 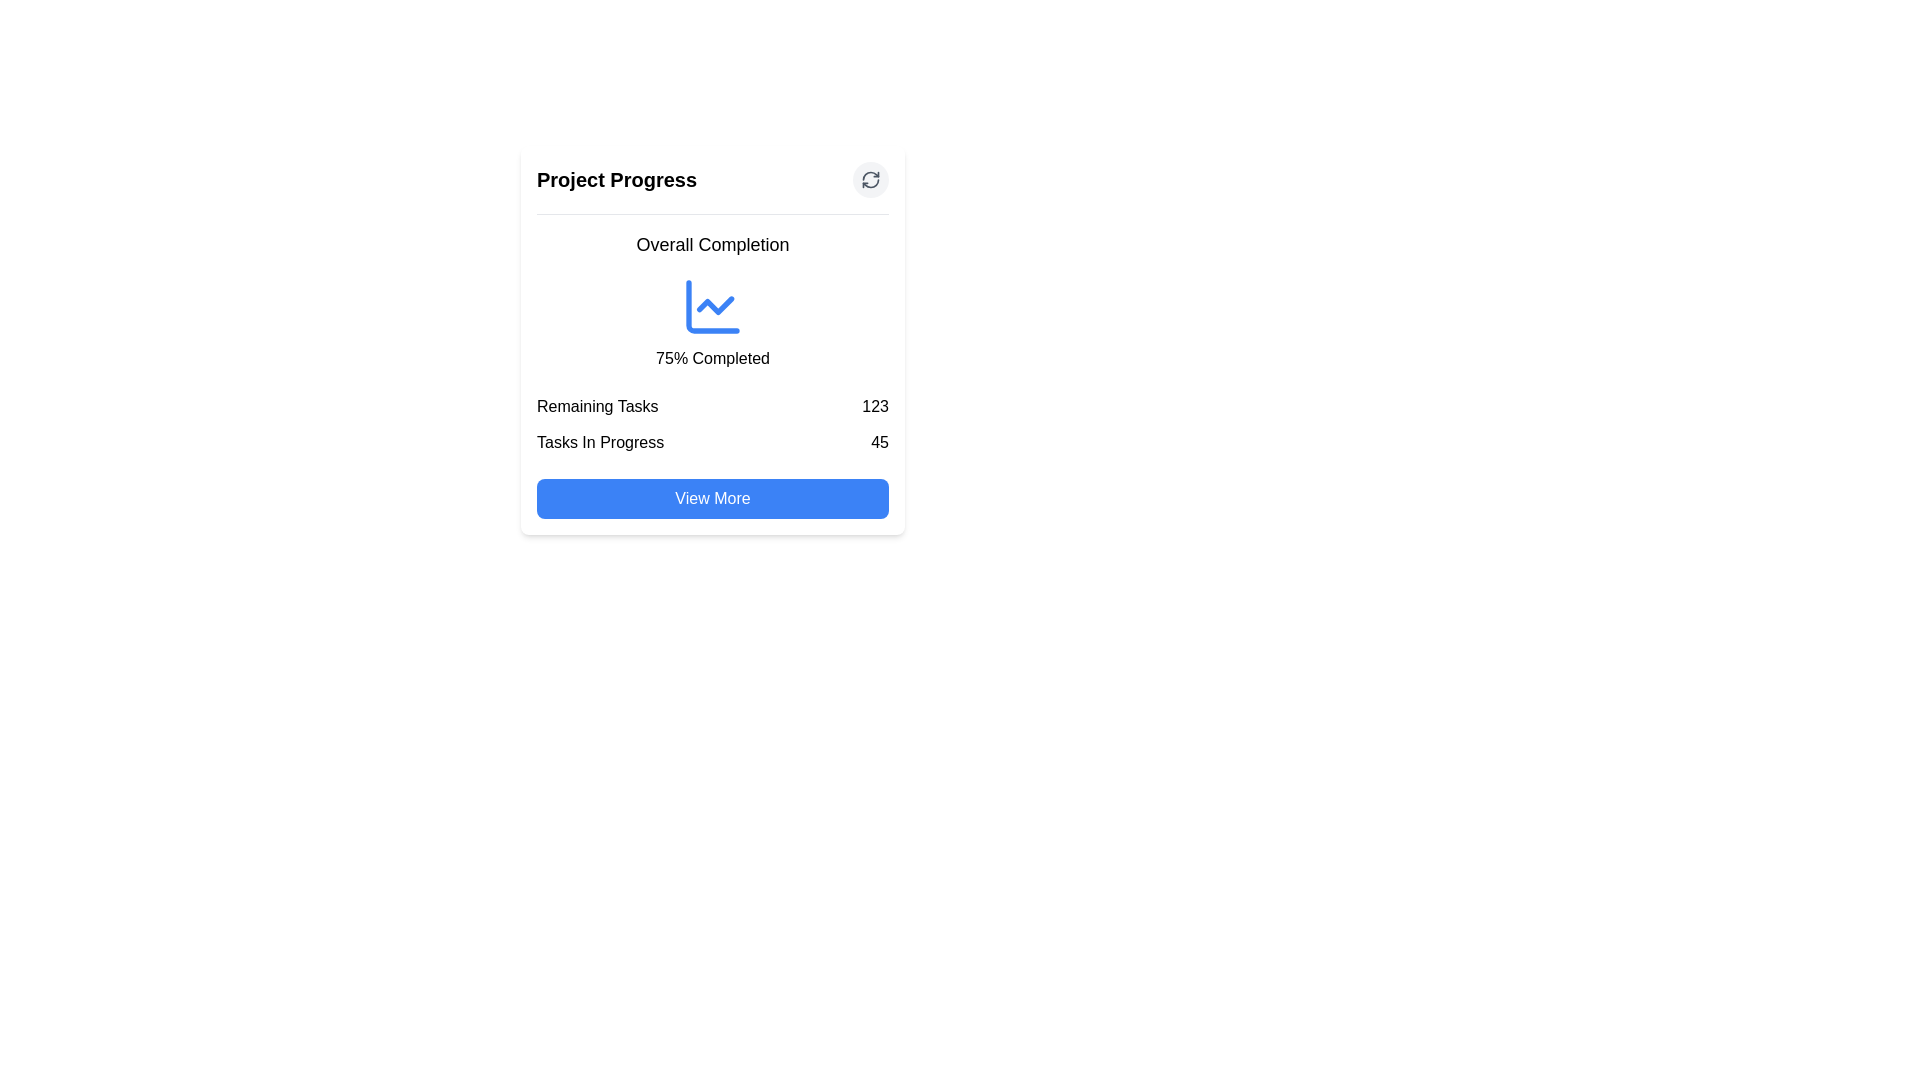 What do you see at coordinates (713, 357) in the screenshot?
I see `the progress completion percentage Text Label located beneath the chart icon in the 'Overall Completion' section` at bounding box center [713, 357].